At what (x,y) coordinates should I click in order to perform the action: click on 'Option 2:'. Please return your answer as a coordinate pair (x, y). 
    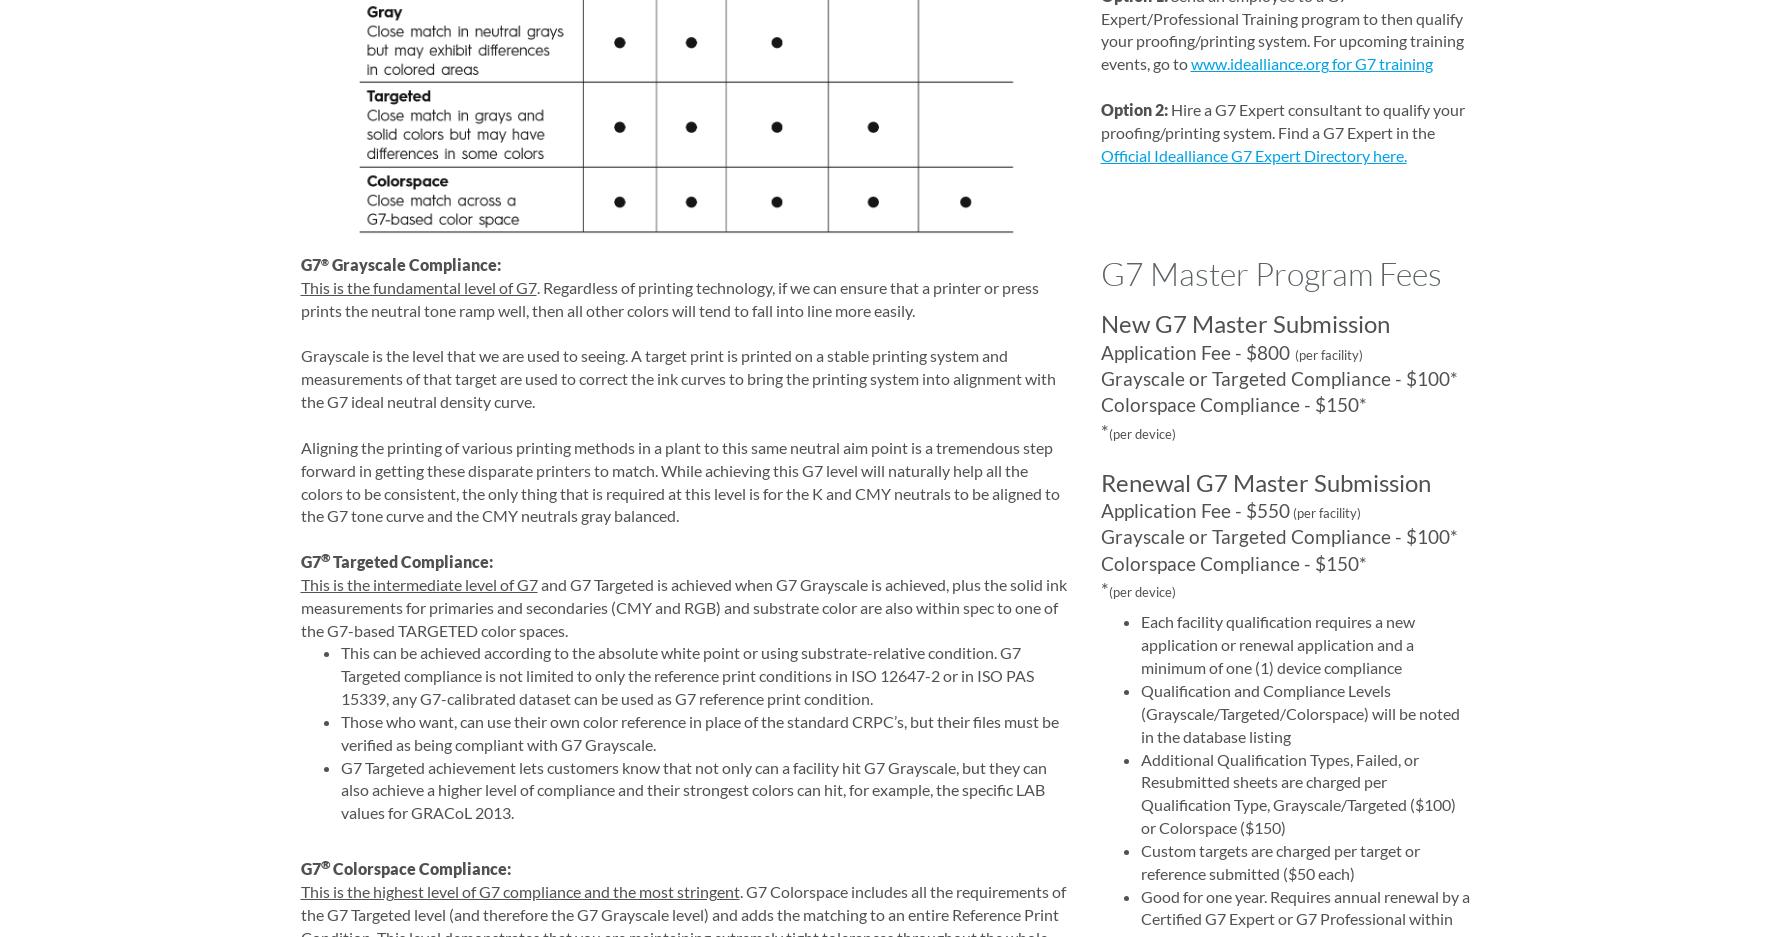
    Looking at the image, I should click on (1098, 107).